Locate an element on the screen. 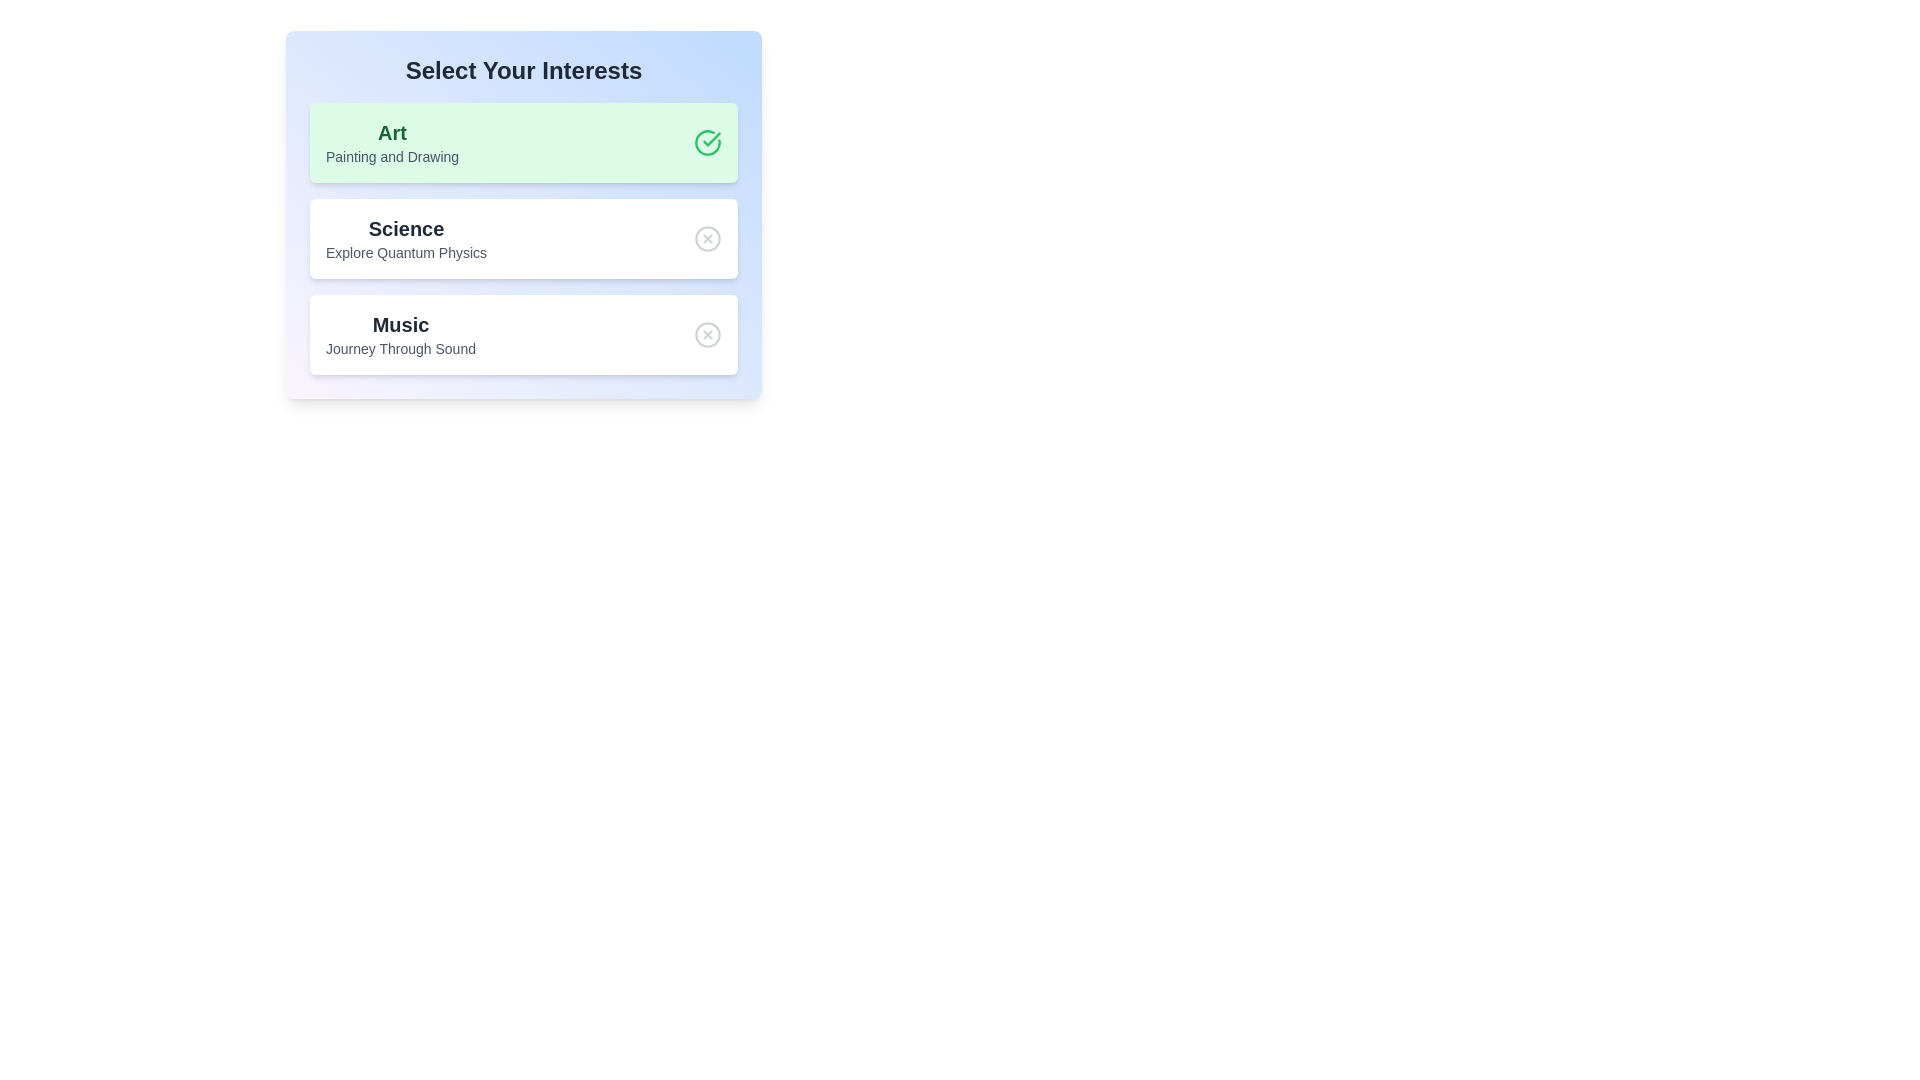 This screenshot has height=1080, width=1920. the chip labeled Art to observe the hover effect is located at coordinates (523, 141).